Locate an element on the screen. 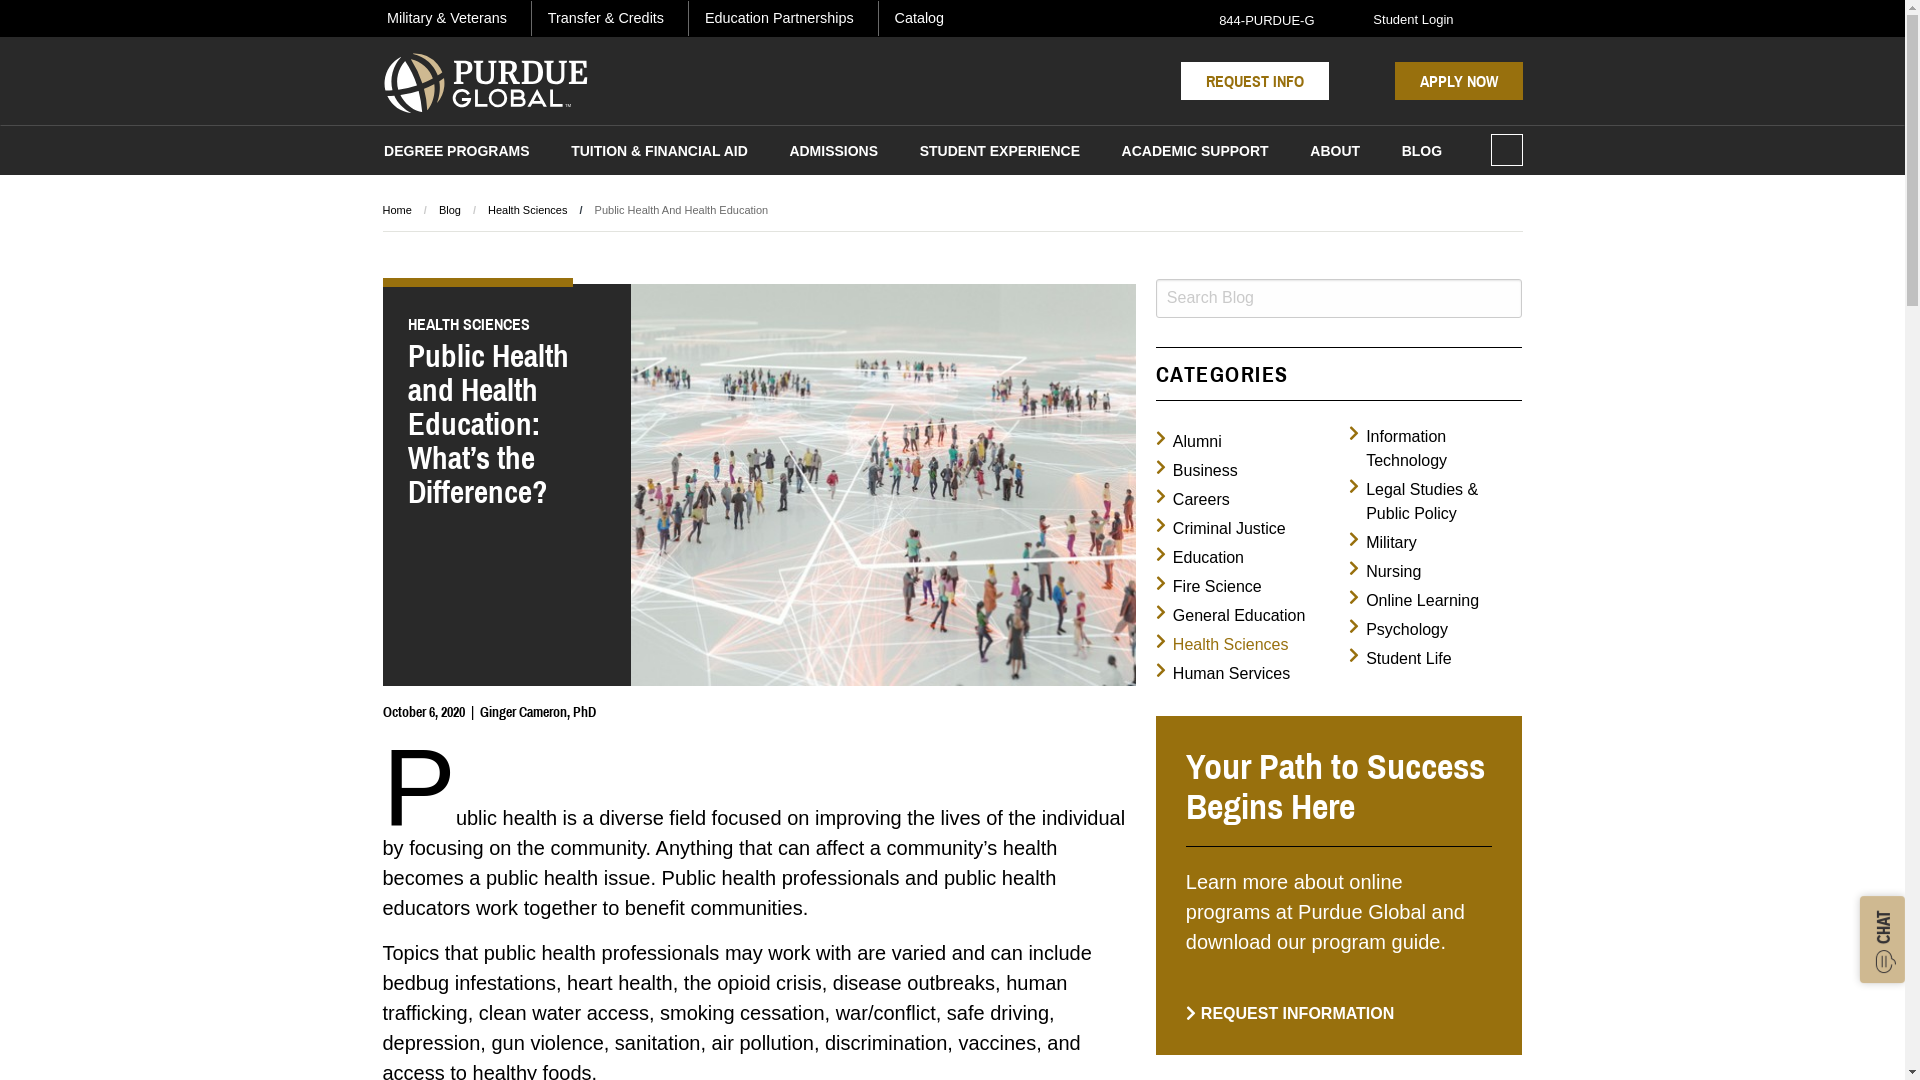  'ACADEMIC SUPPORT' is located at coordinates (1115, 153).